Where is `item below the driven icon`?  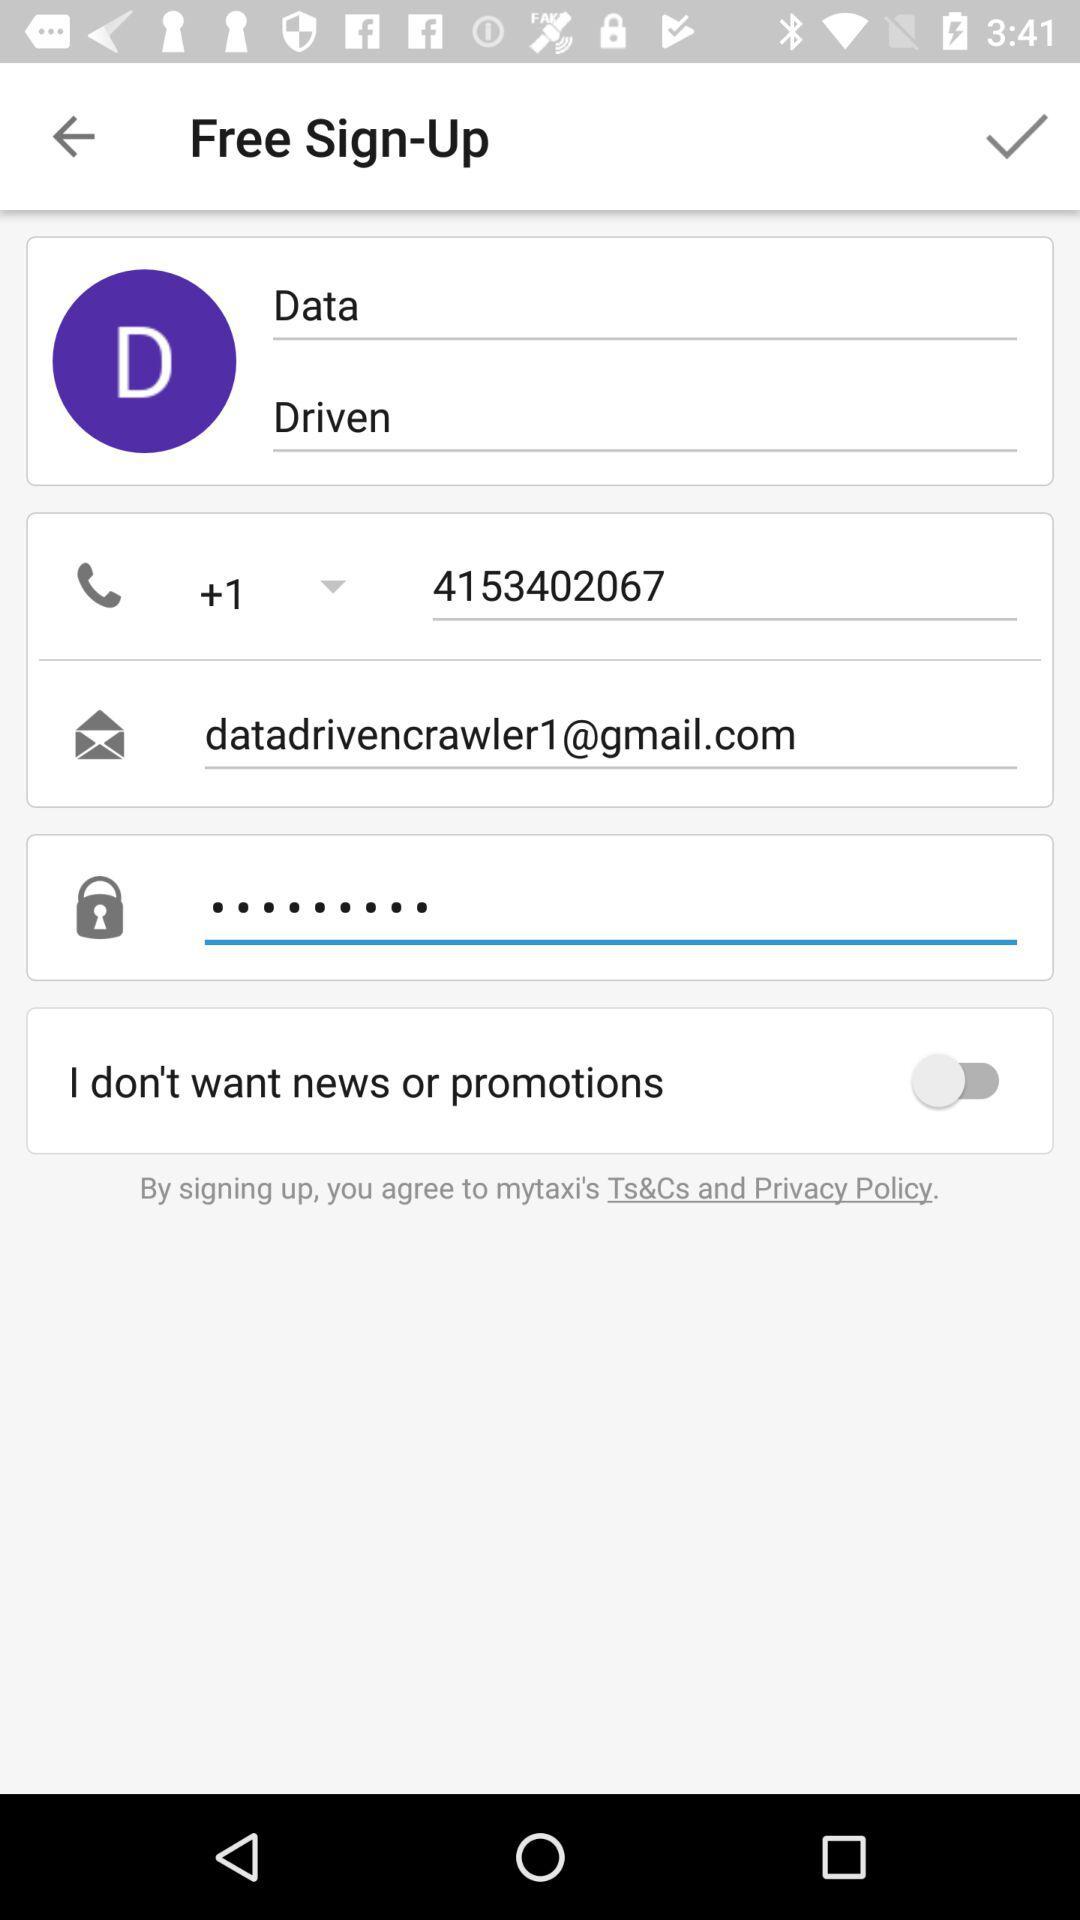
item below the driven icon is located at coordinates (724, 584).